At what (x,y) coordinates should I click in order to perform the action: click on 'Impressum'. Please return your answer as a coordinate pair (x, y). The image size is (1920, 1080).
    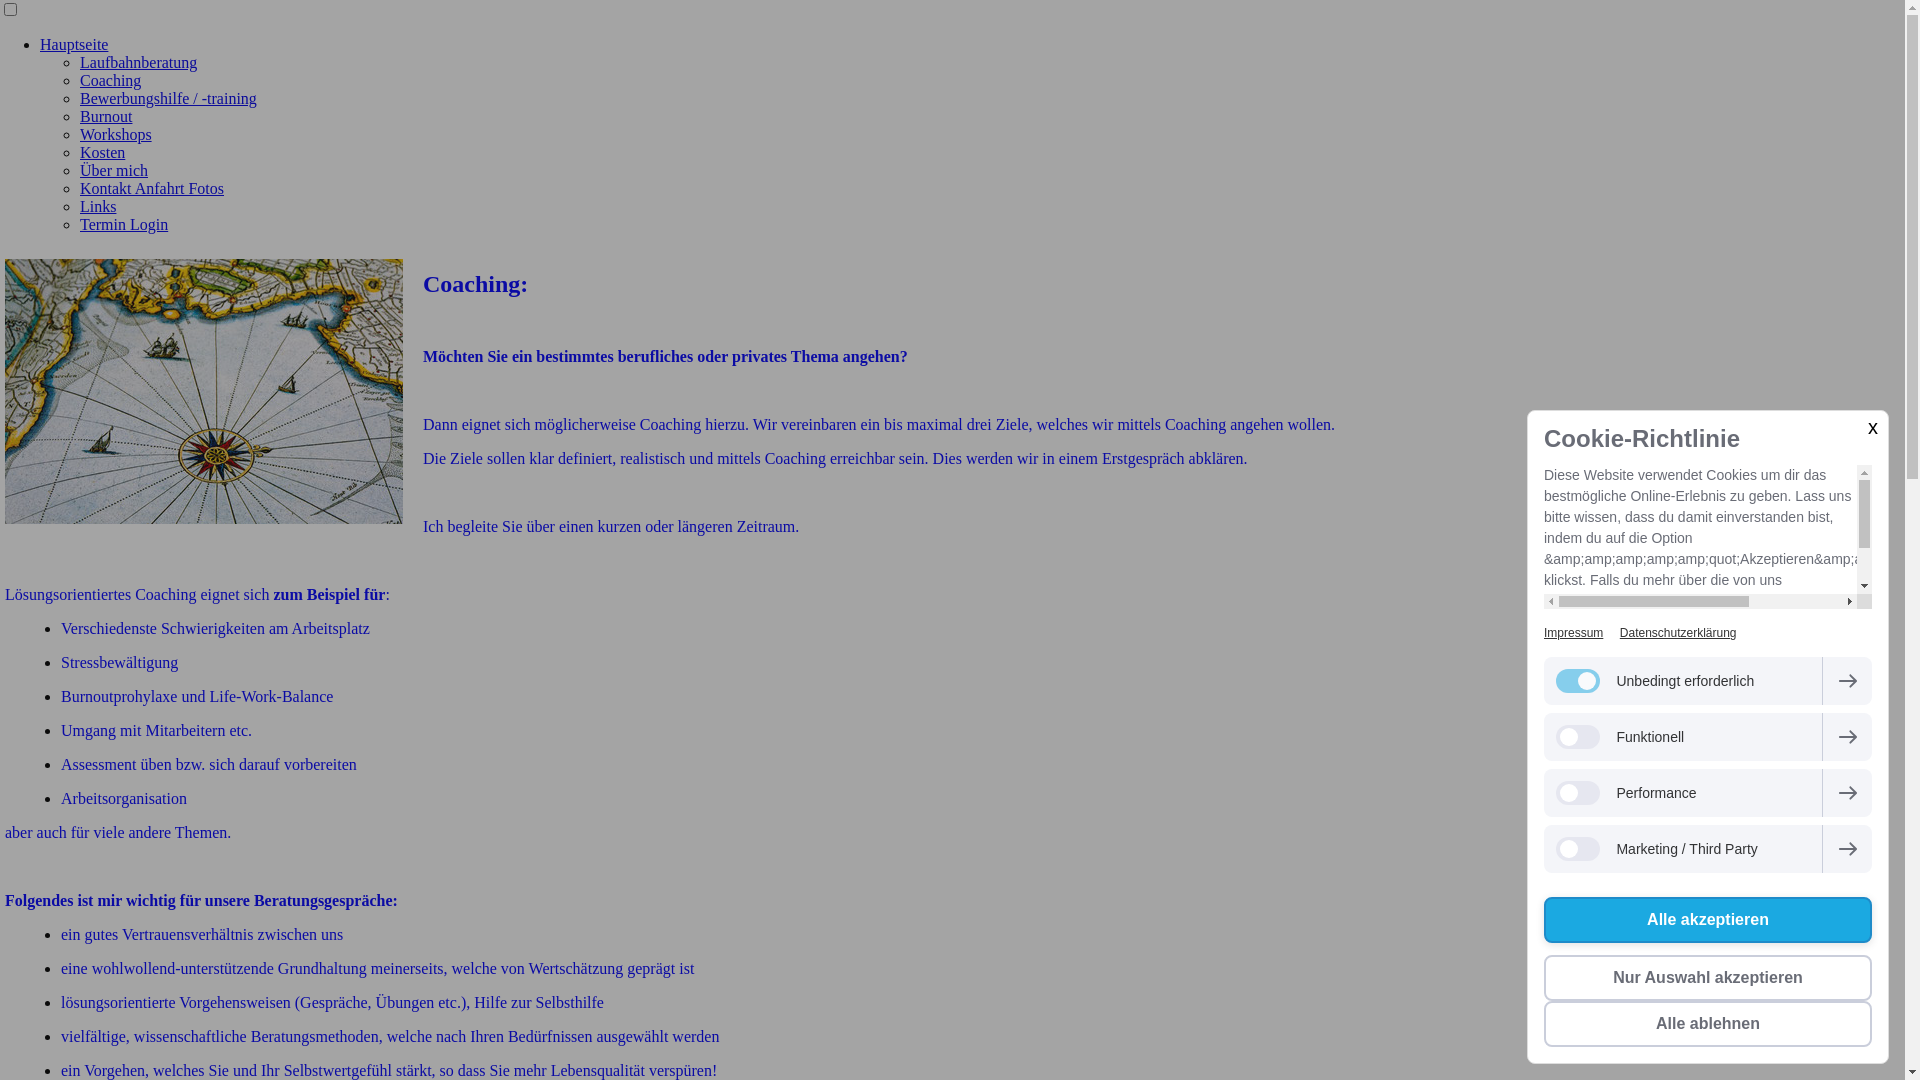
    Looking at the image, I should click on (1572, 632).